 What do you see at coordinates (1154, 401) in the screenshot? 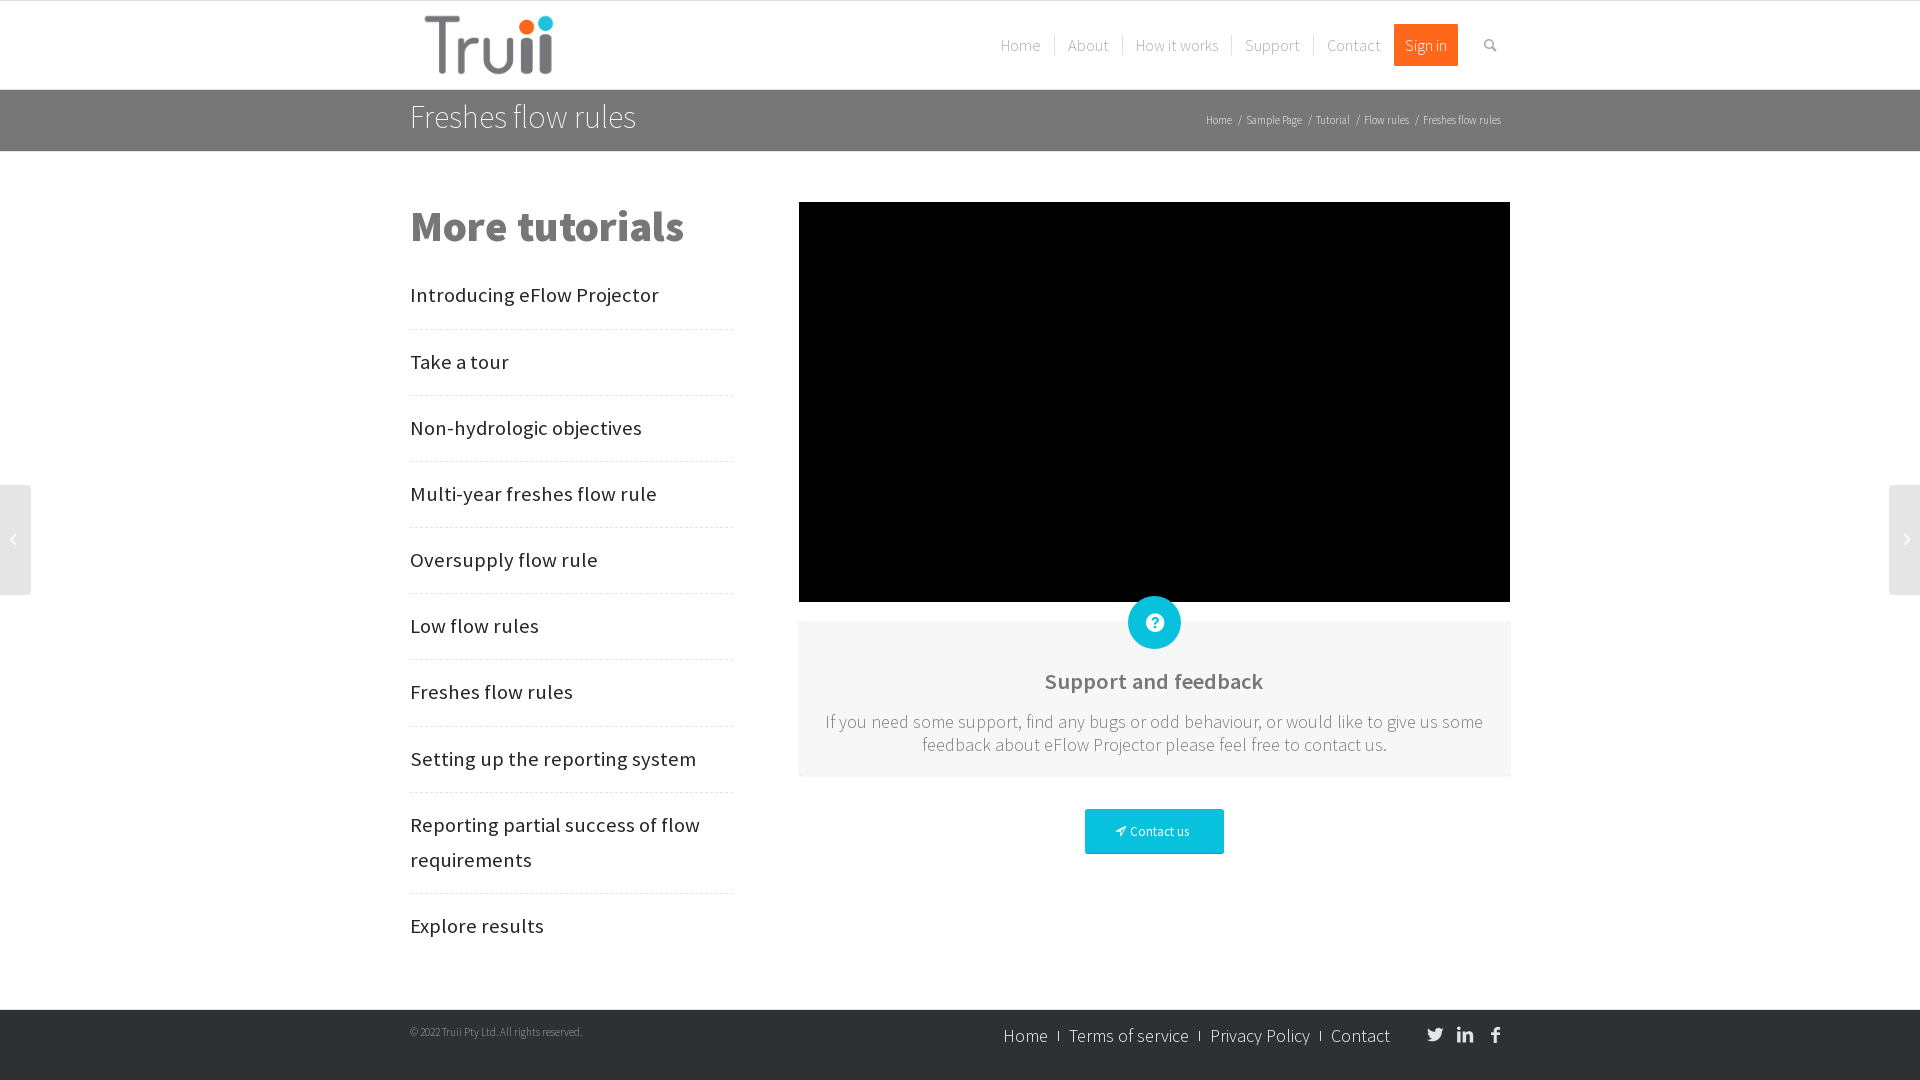
I see `'eFlow Projector: Freshes Flow Rule'` at bounding box center [1154, 401].